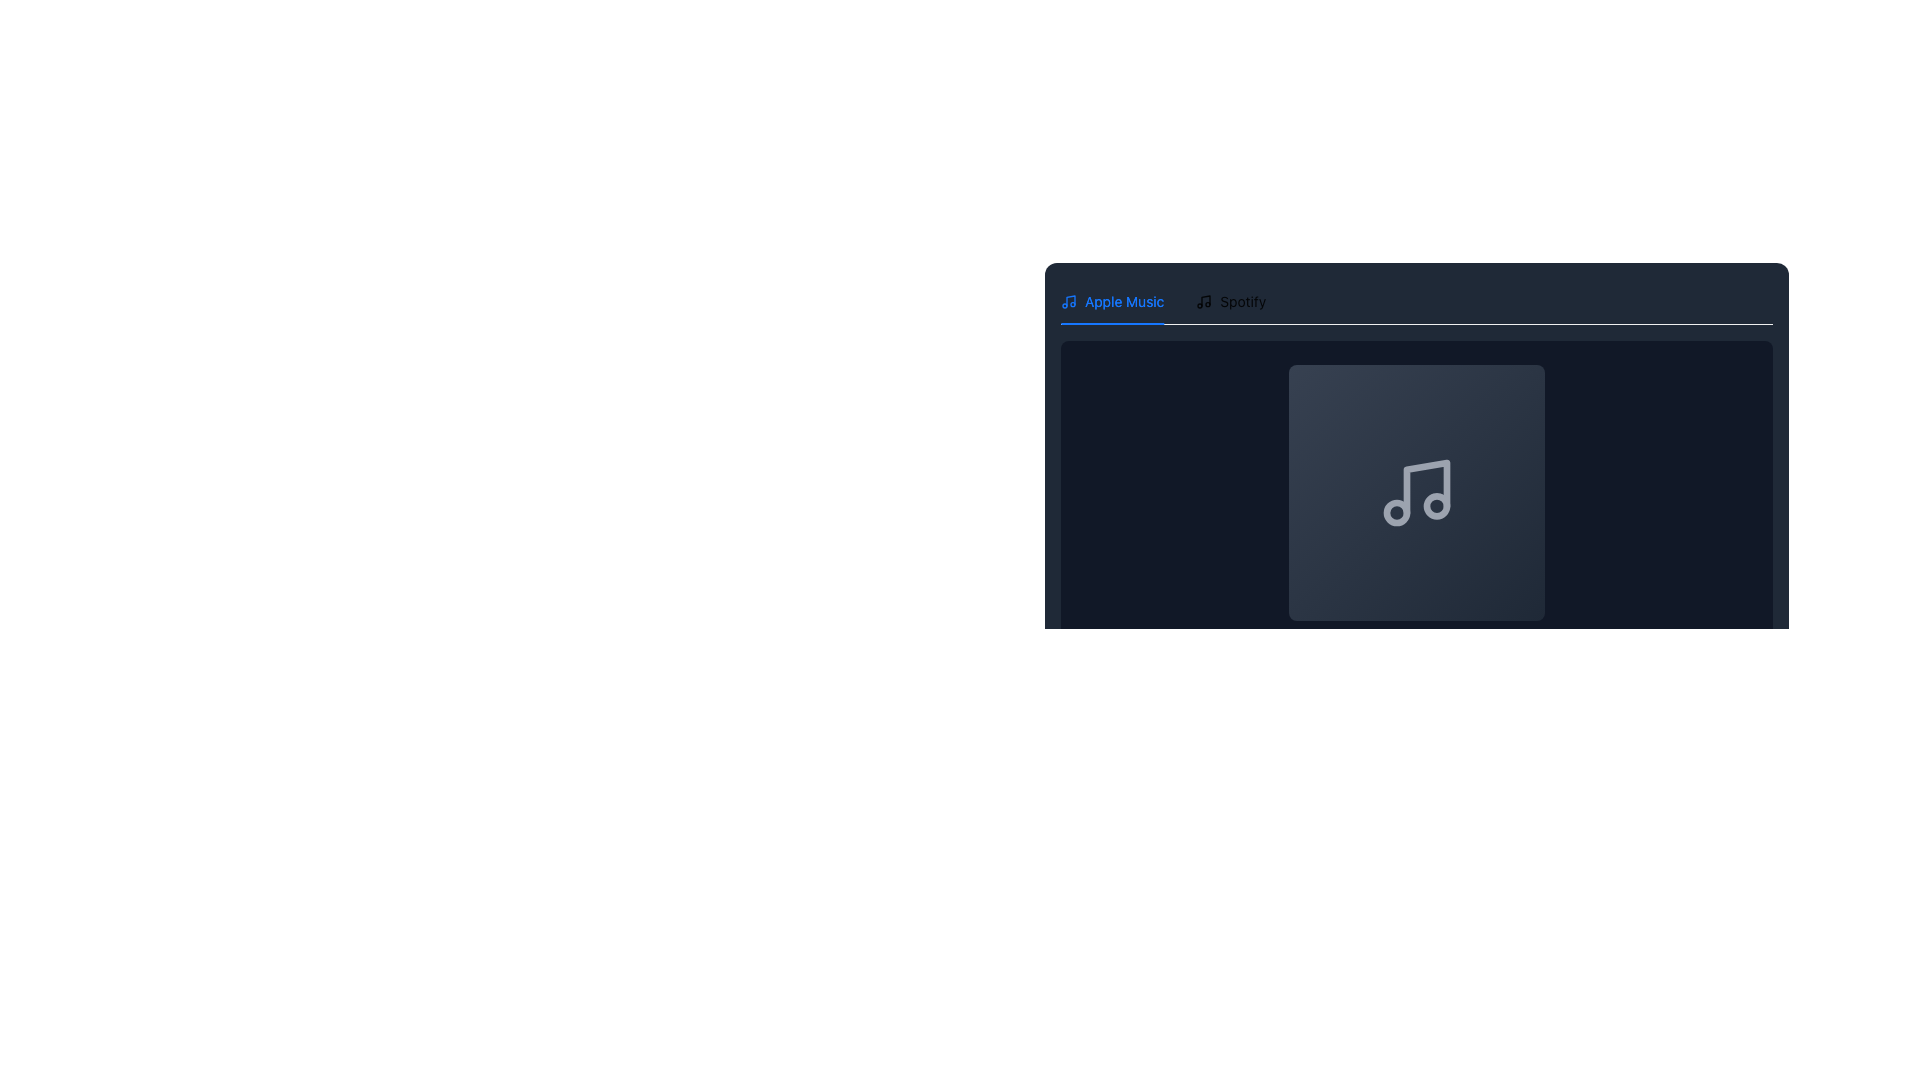 The width and height of the screenshot is (1920, 1080). What do you see at coordinates (1203, 301) in the screenshot?
I see `the music icon associated with the 'Spotify' label, located at the top-right section of the interface` at bounding box center [1203, 301].